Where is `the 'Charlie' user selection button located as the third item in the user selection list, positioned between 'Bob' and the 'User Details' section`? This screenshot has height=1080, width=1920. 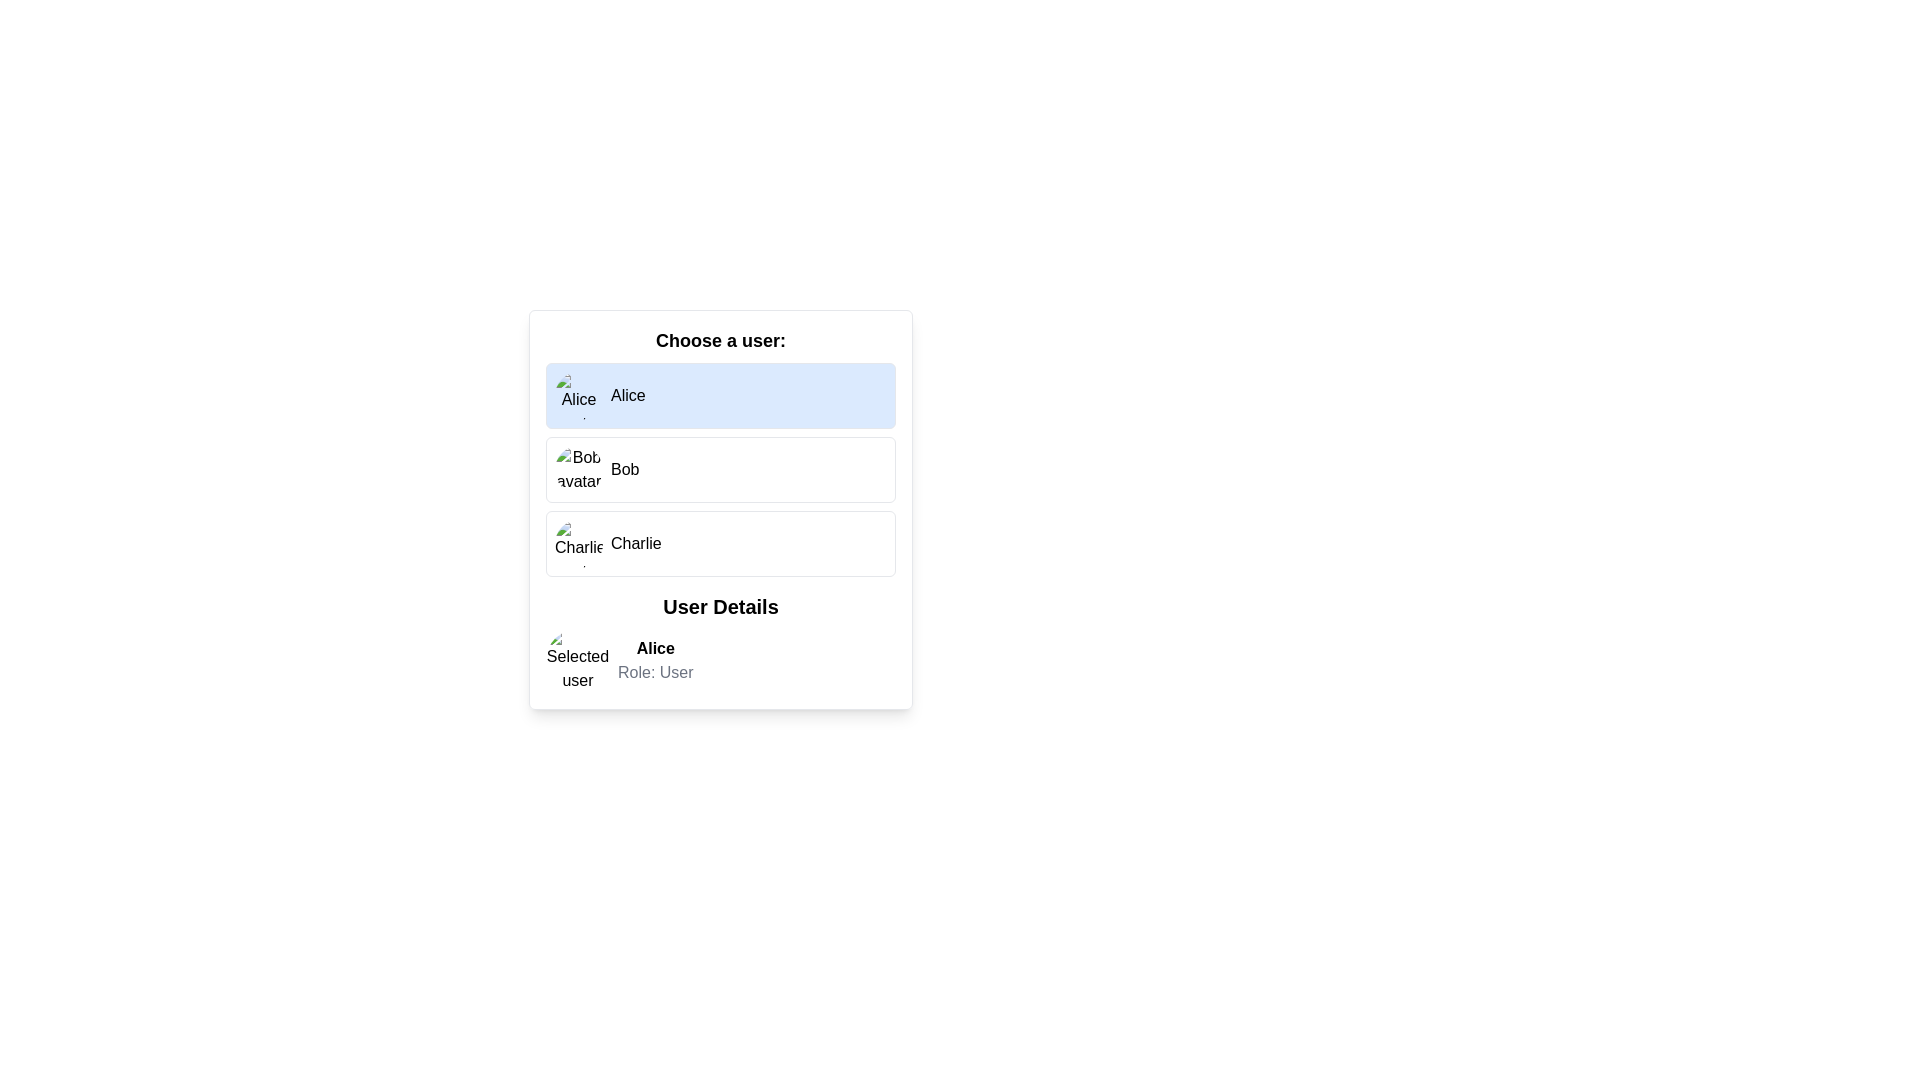
the 'Charlie' user selection button located as the third item in the user selection list, positioned between 'Bob' and the 'User Details' section is located at coordinates (720, 543).